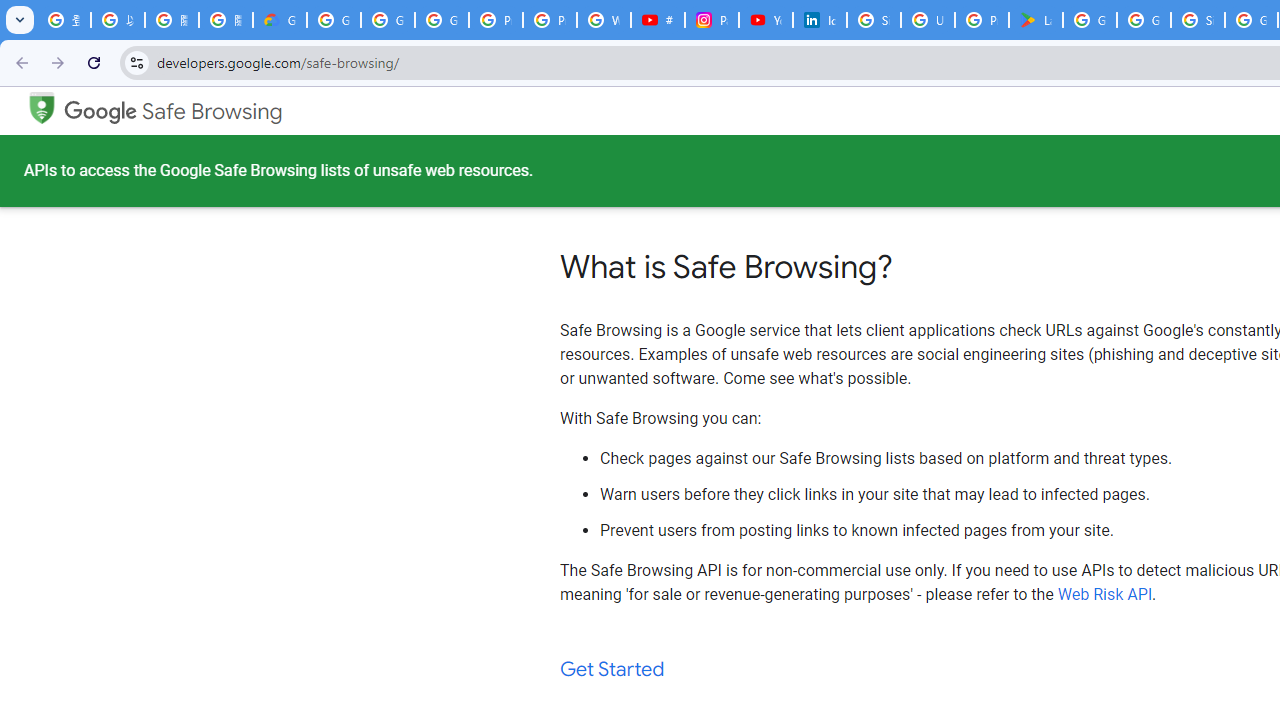 The height and width of the screenshot is (720, 1280). Describe the element at coordinates (874, 20) in the screenshot. I see `'Sign in - Google Accounts'` at that location.